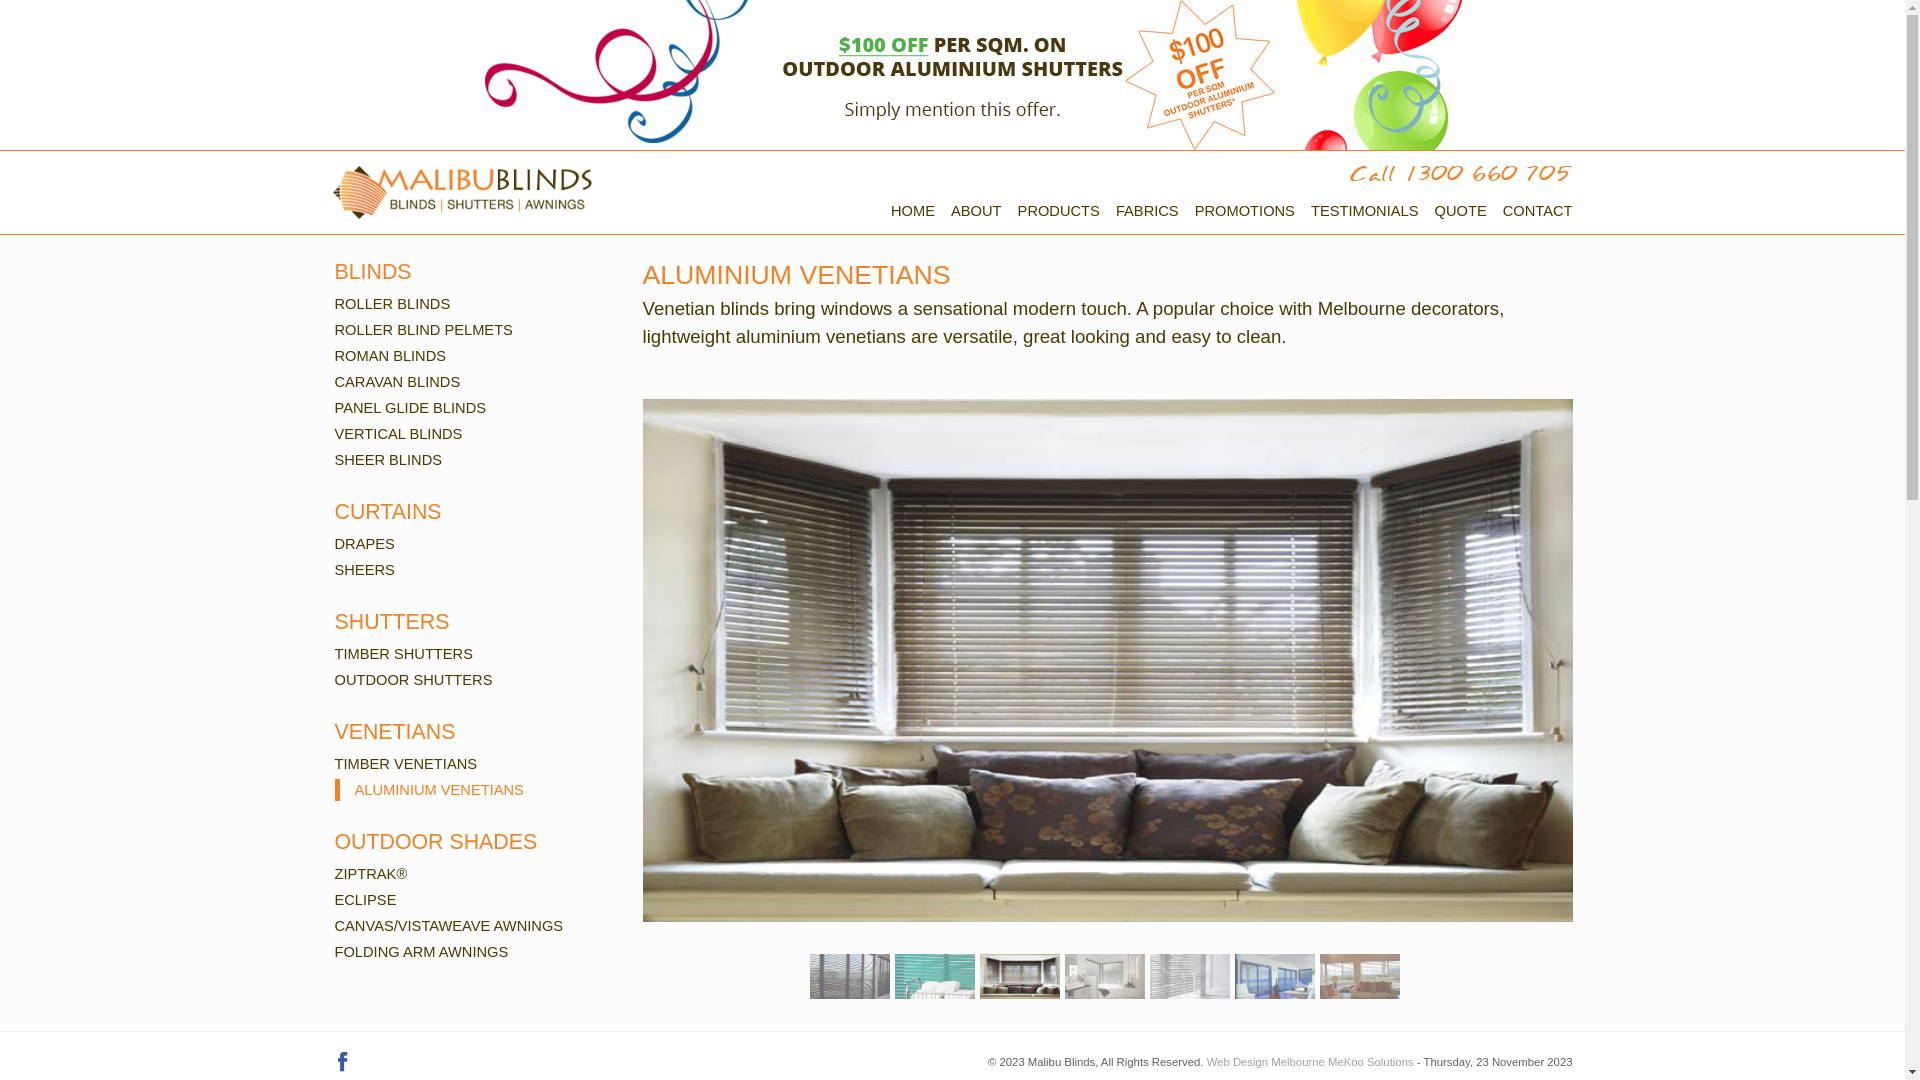 The image size is (1920, 1080). I want to click on 'TIMBER SHUTTERS', so click(473, 654).